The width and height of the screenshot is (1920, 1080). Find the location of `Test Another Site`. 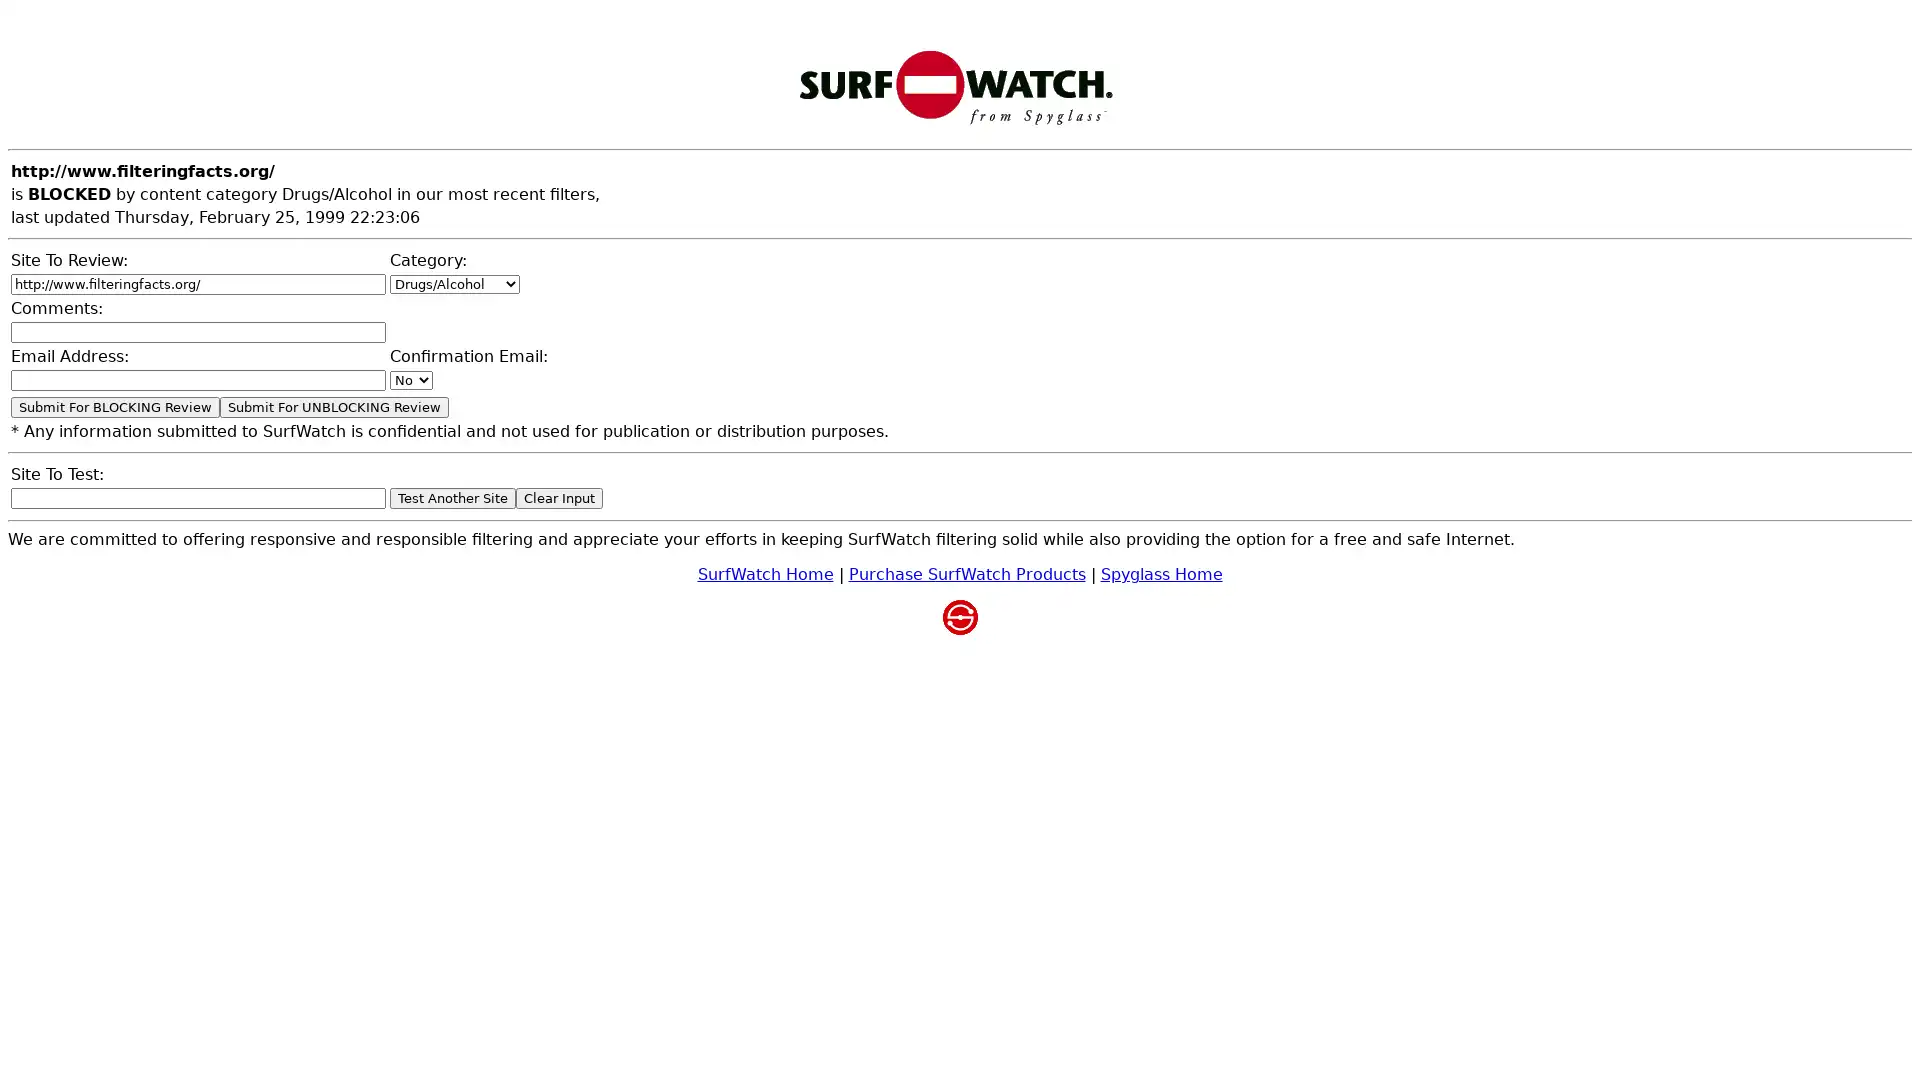

Test Another Site is located at coordinates (451, 497).